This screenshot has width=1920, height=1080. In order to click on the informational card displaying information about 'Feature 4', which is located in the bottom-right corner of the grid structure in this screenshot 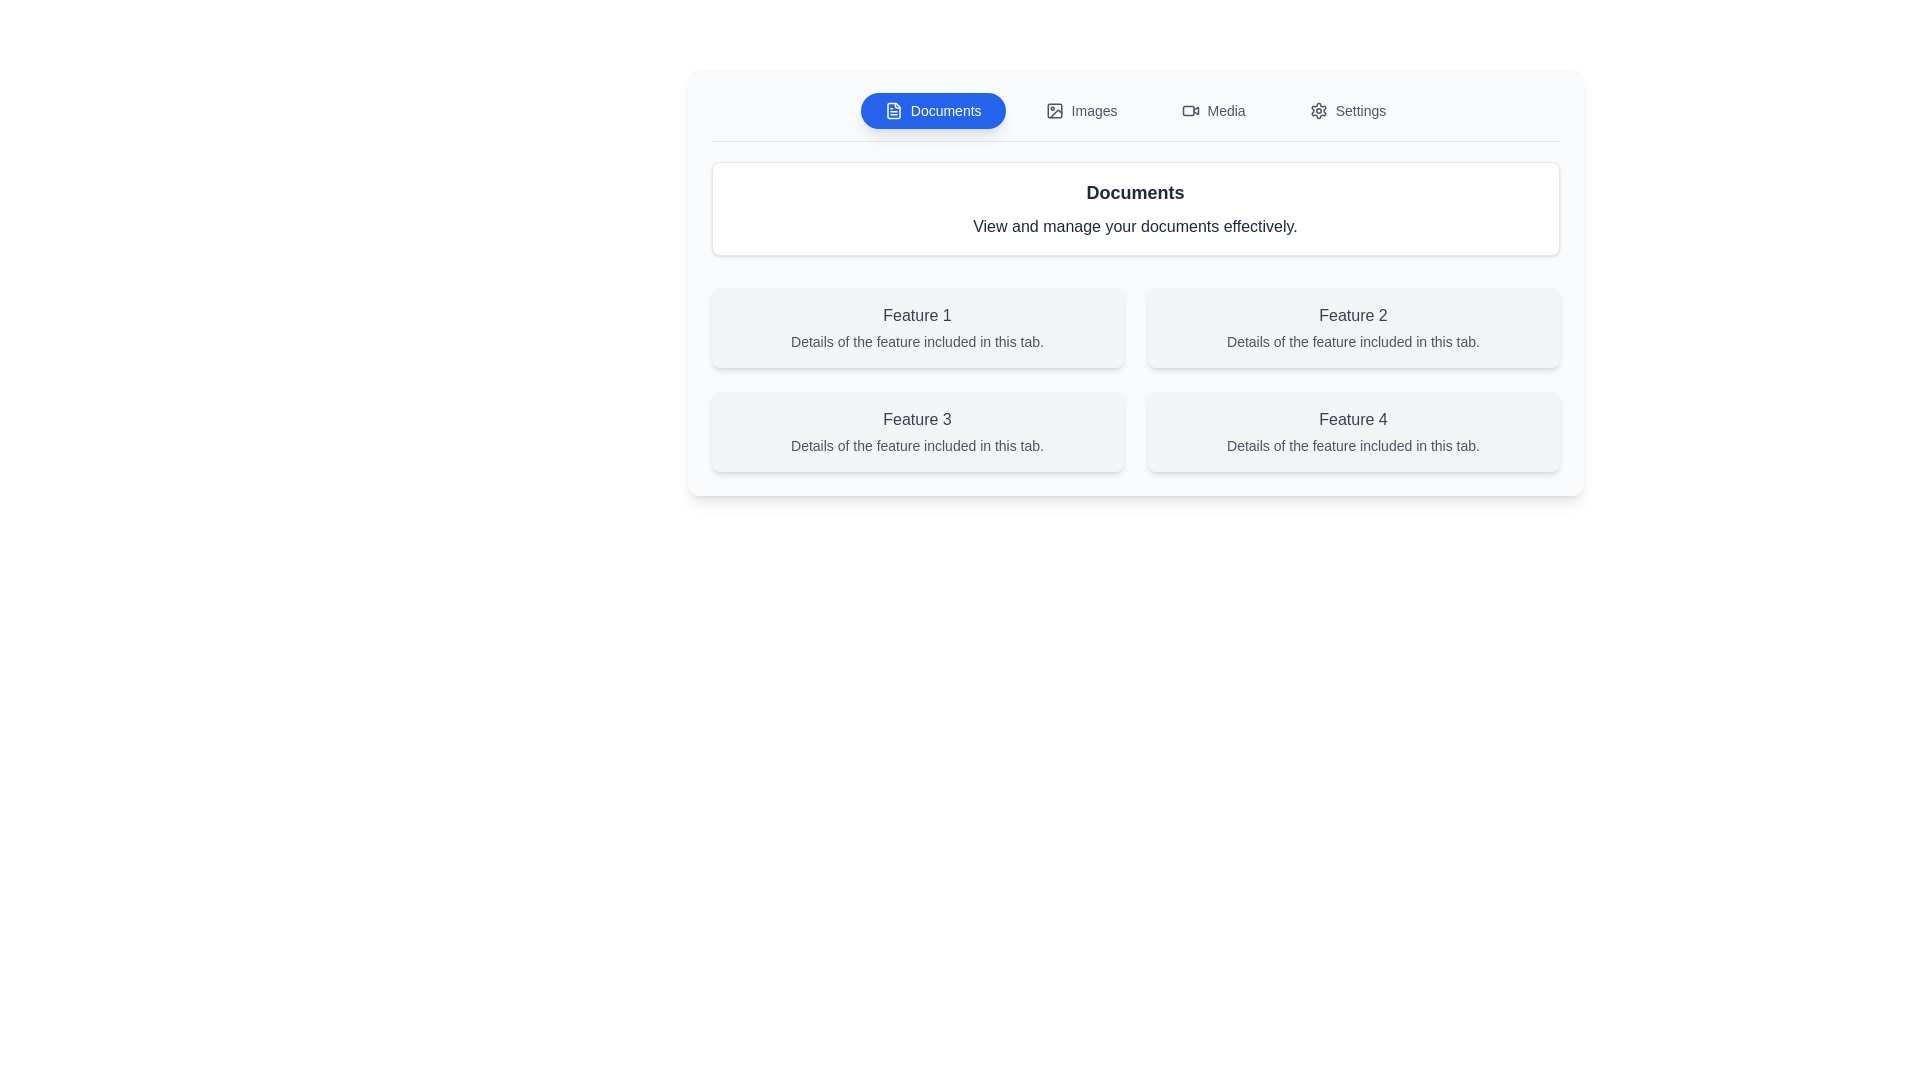, I will do `click(1353, 431)`.